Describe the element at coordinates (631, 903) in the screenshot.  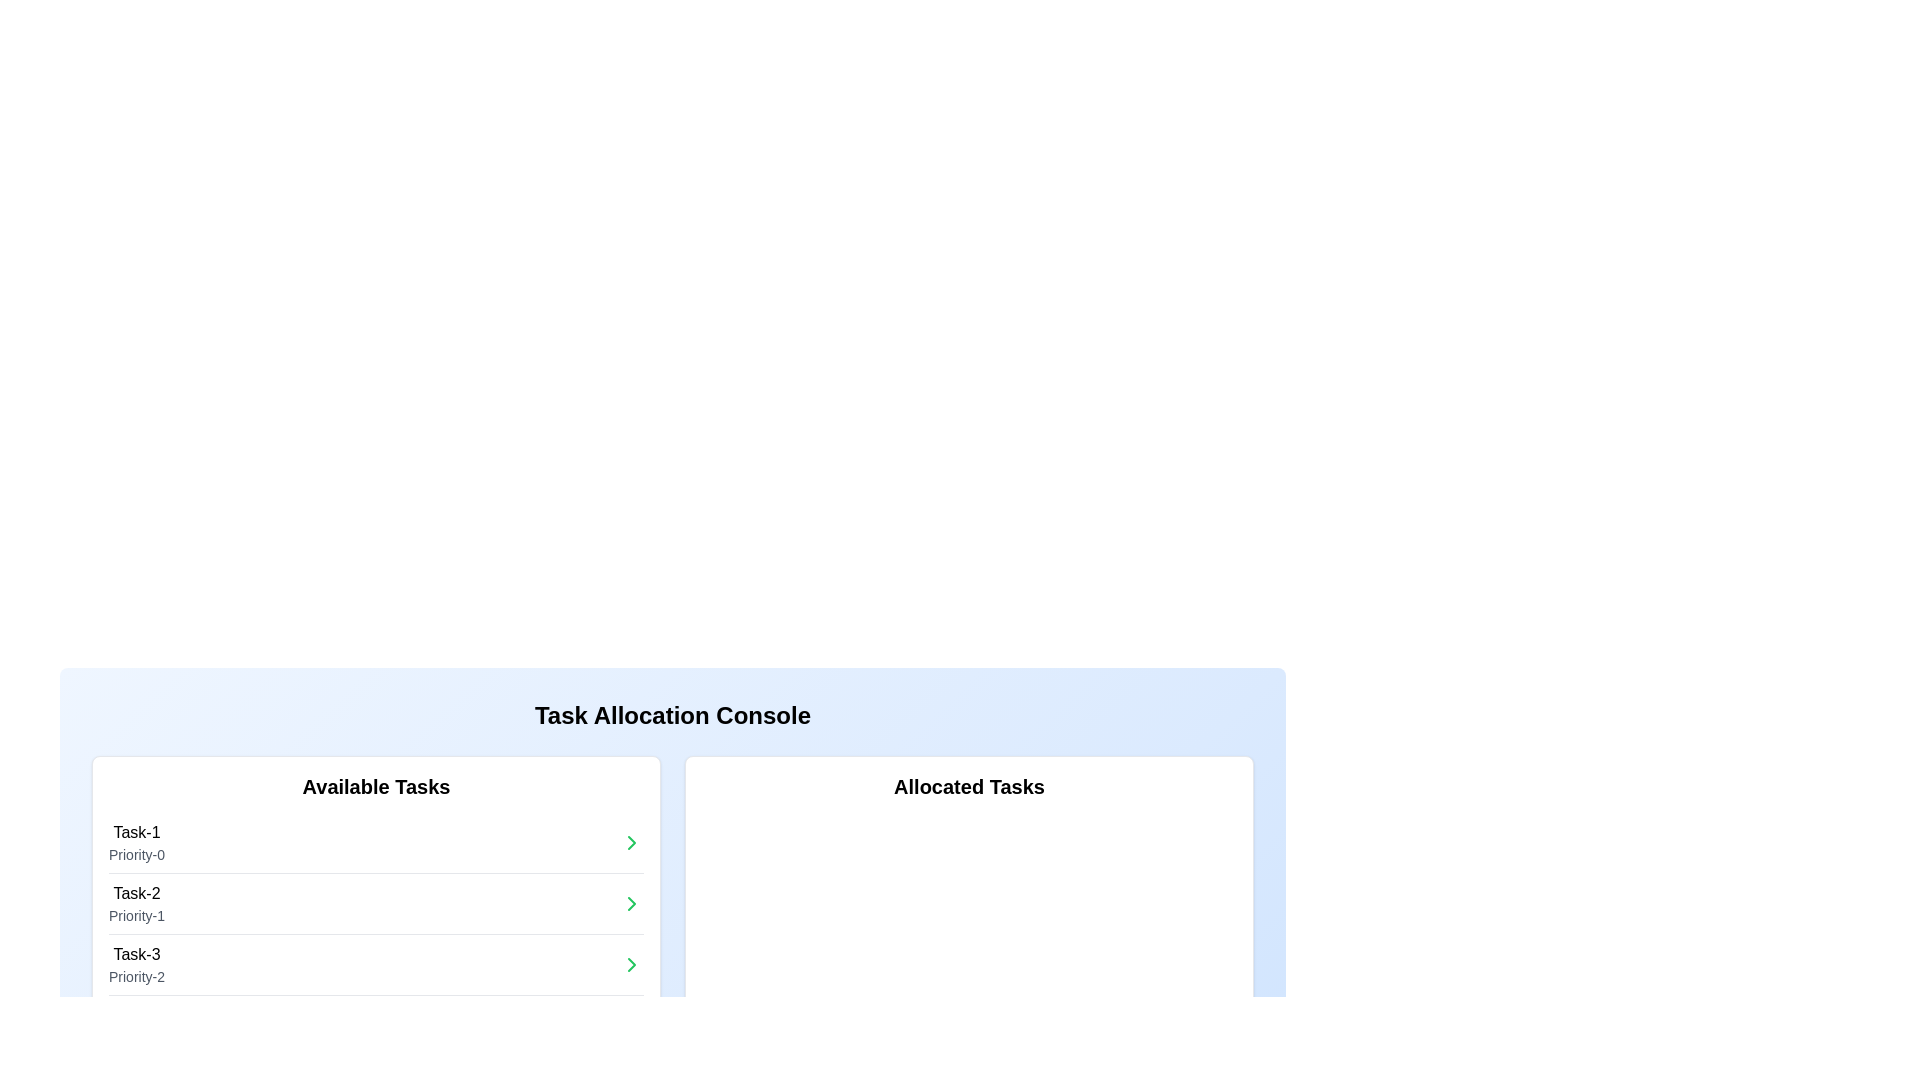
I see `the rightward-facing green arrow icon button located at the right side of the 'Task-2 Priority-1' entry in the Task Allocation Console` at that location.